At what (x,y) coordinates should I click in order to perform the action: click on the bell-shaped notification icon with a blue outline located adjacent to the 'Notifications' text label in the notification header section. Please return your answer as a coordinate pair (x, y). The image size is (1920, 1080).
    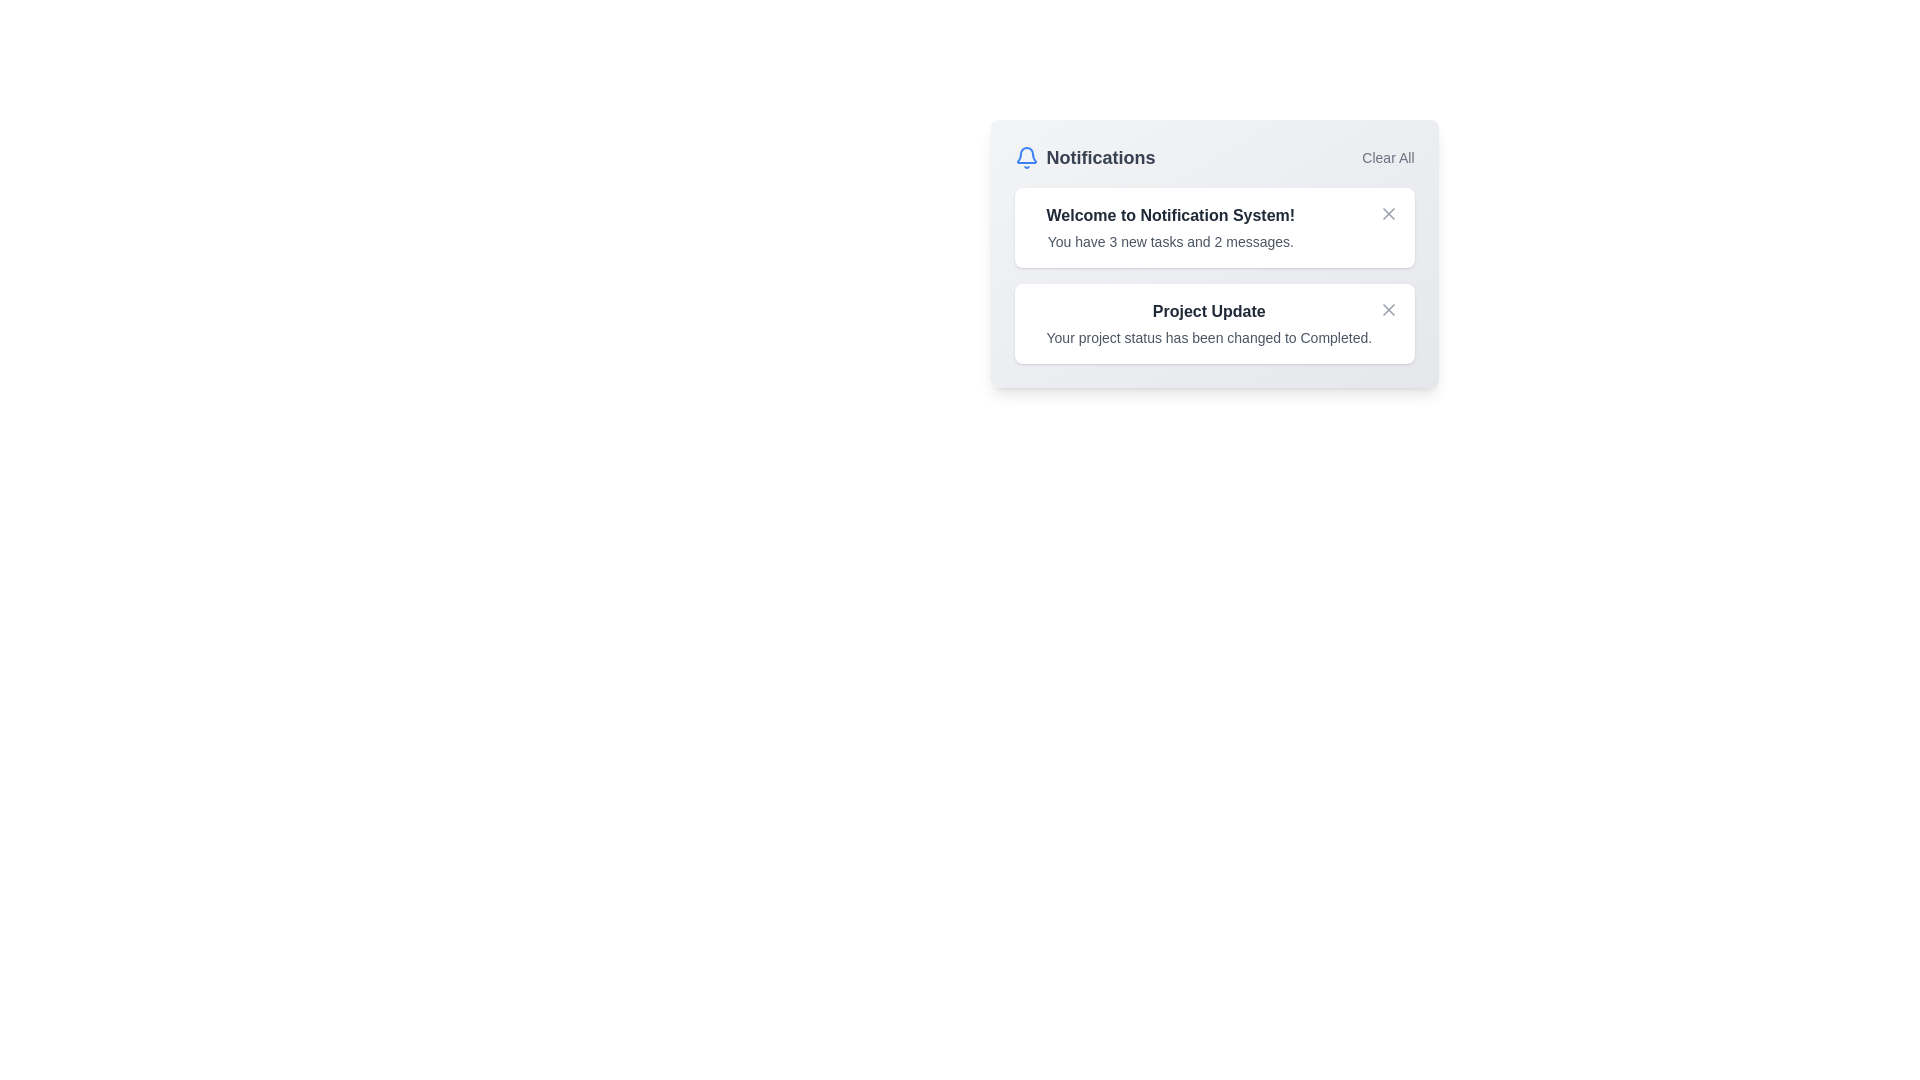
    Looking at the image, I should click on (1026, 157).